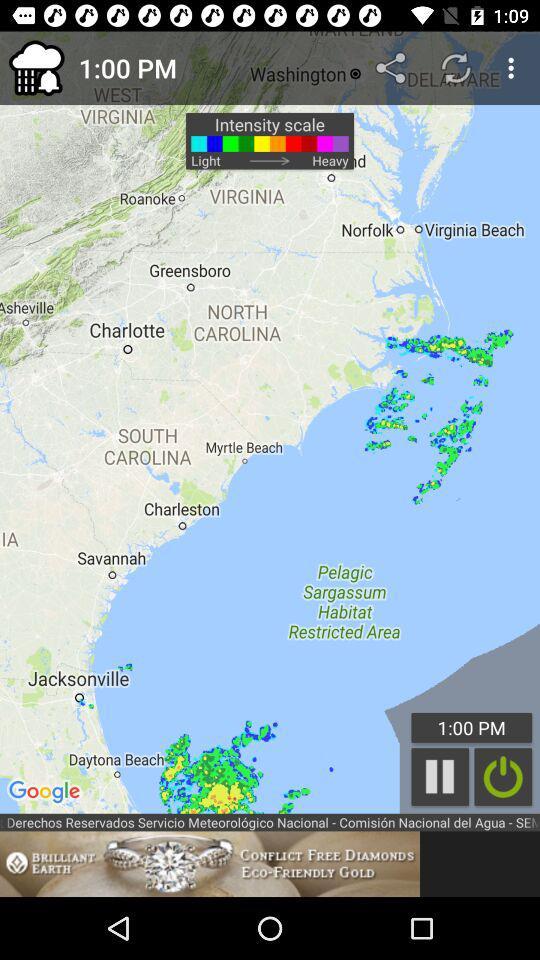  Describe the element at coordinates (502, 776) in the screenshot. I see `switch off` at that location.